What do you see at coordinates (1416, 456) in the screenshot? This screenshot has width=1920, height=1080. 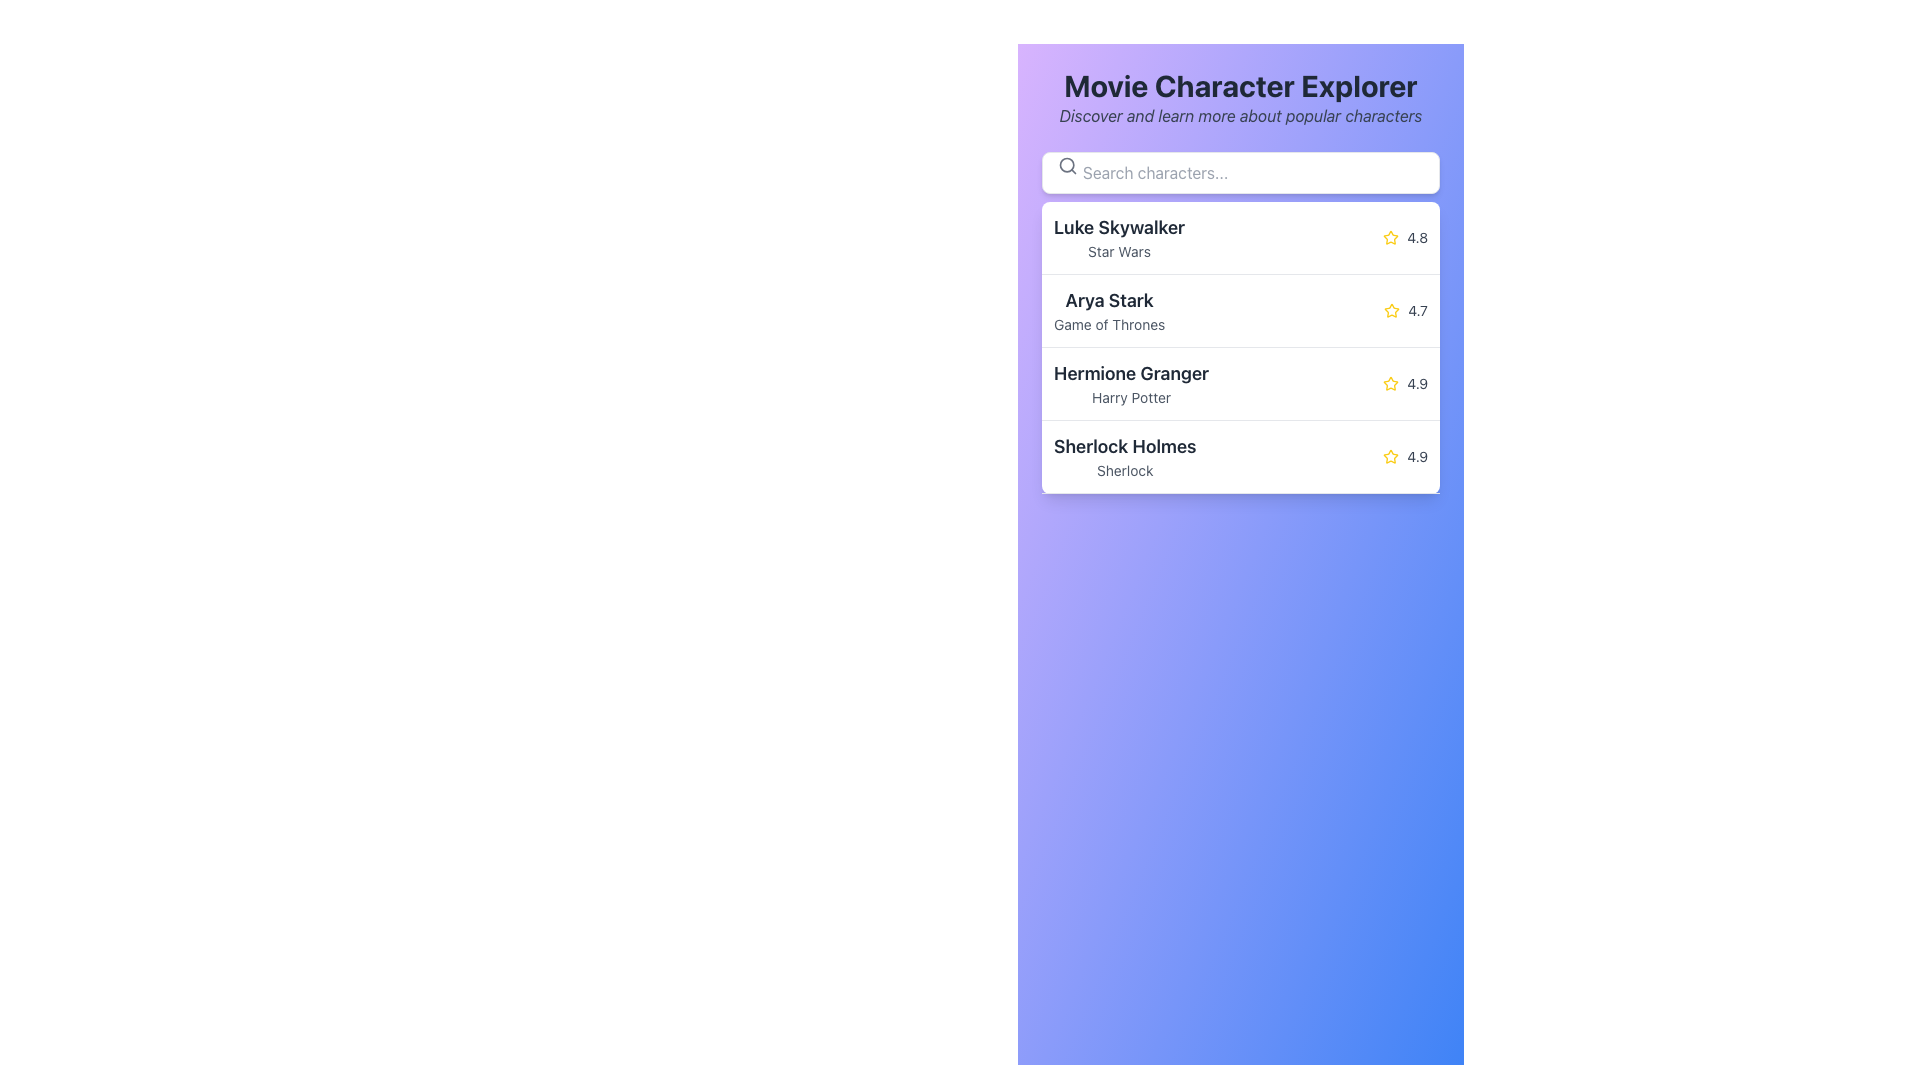 I see `the numeric value text displaying '4.9' for the 'Hermione Granger' rating display, which is styled with gray color and positioned beside a yellow star icon` at bounding box center [1416, 456].